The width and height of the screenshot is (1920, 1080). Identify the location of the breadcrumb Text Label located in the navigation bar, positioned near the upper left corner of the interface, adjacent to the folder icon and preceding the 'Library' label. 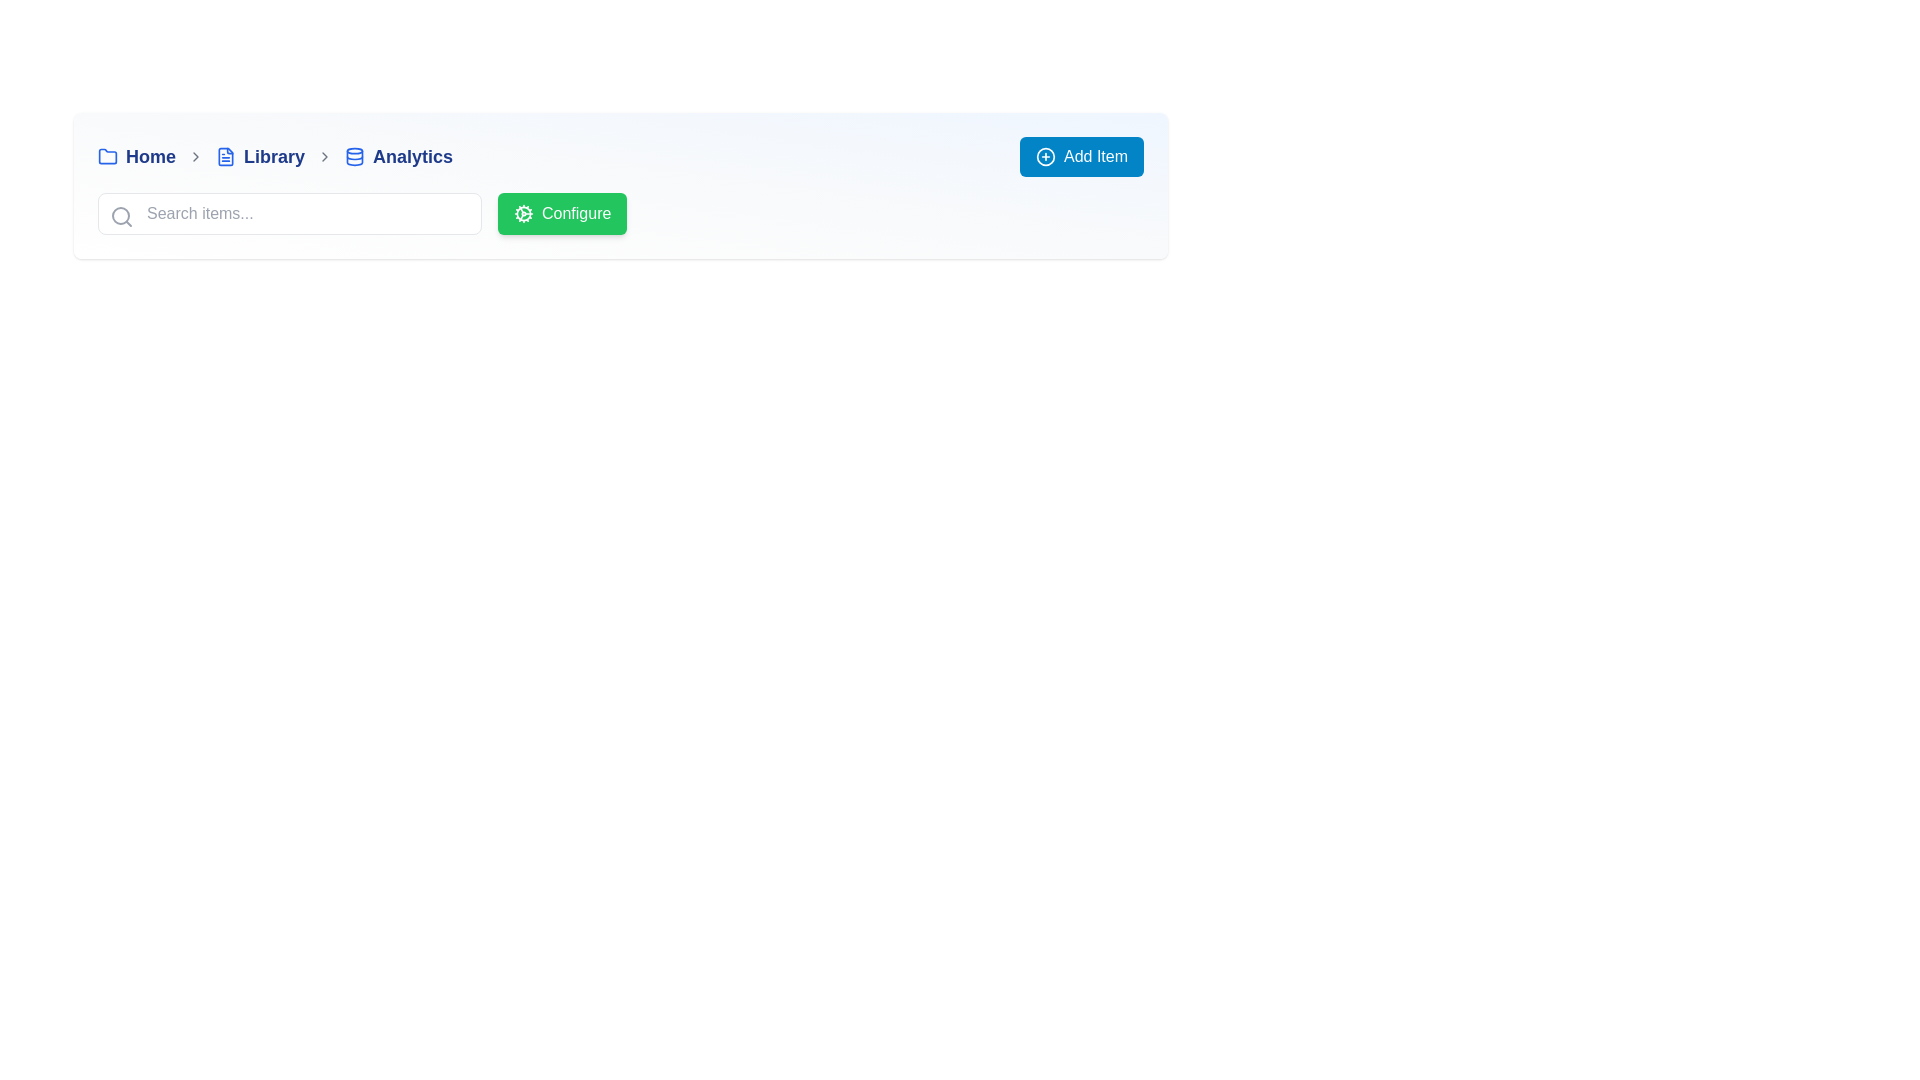
(150, 156).